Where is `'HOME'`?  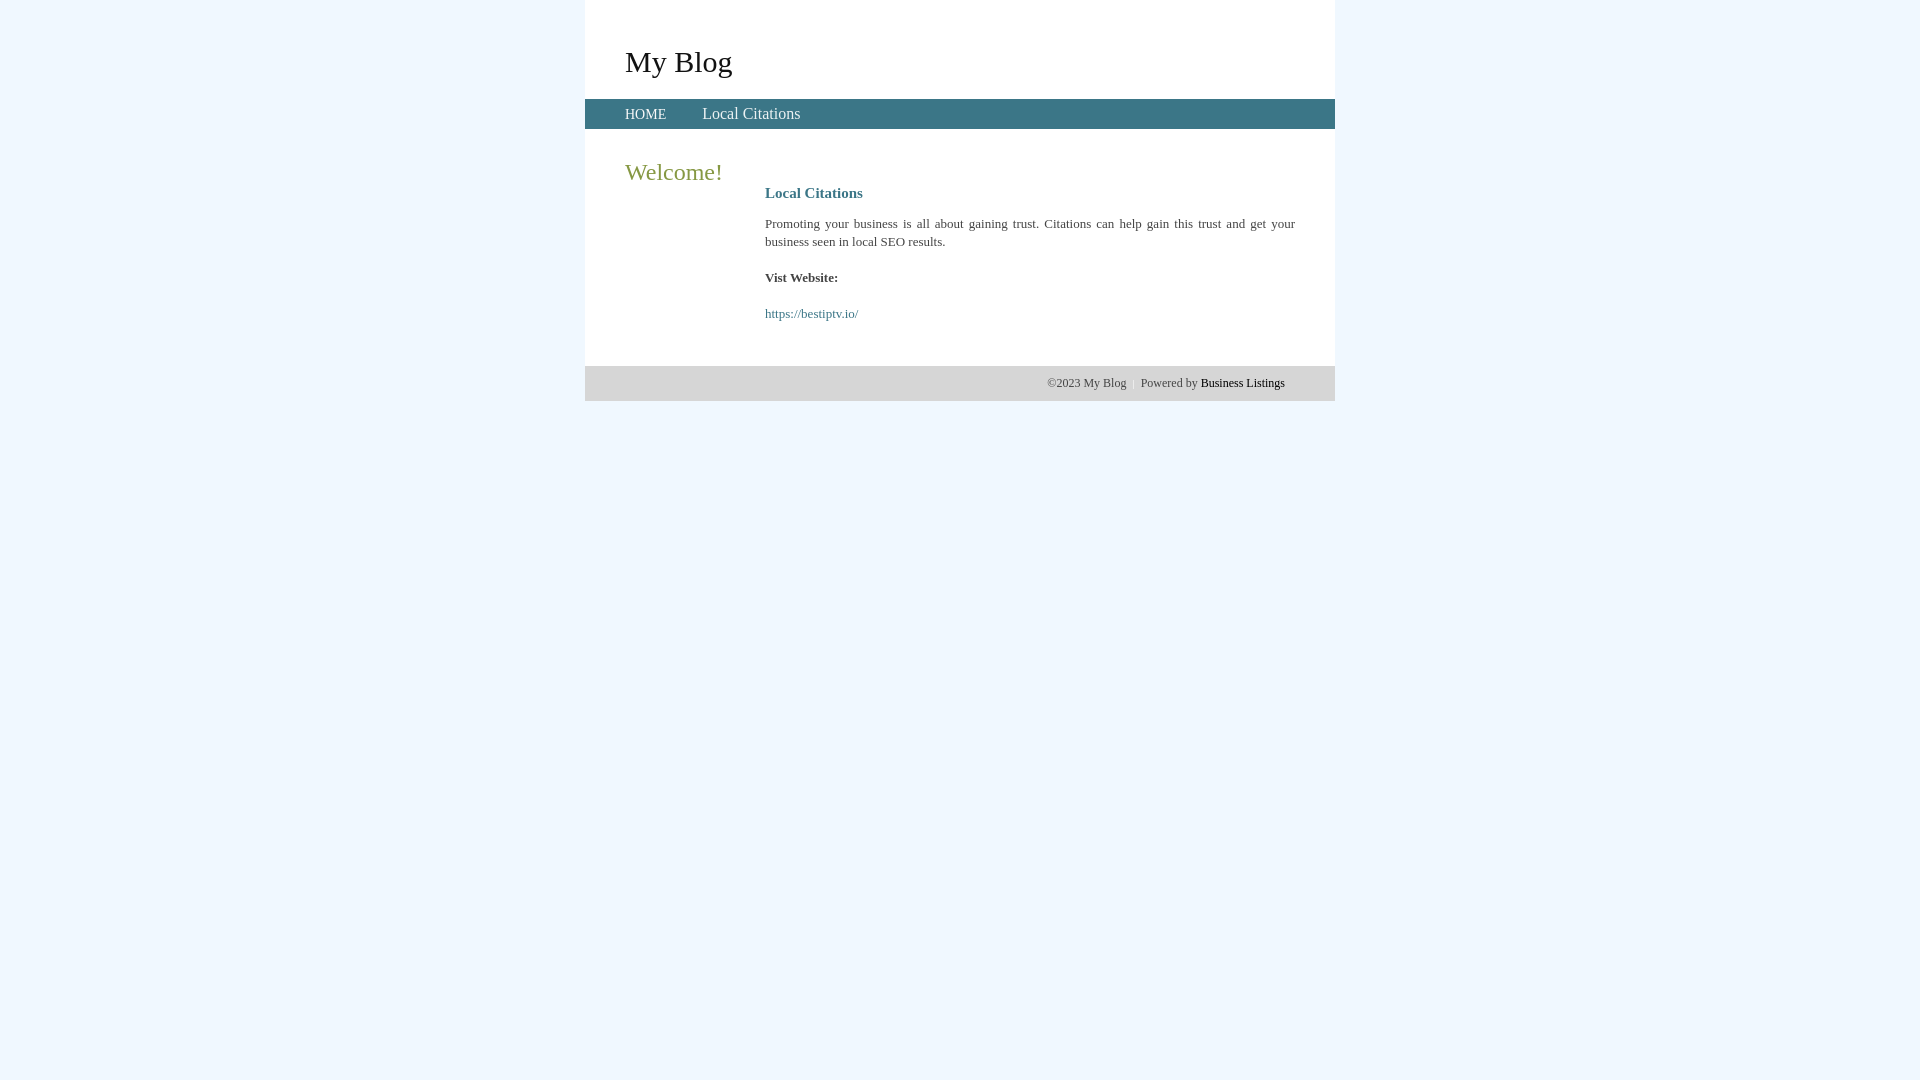
'HOME' is located at coordinates (645, 114).